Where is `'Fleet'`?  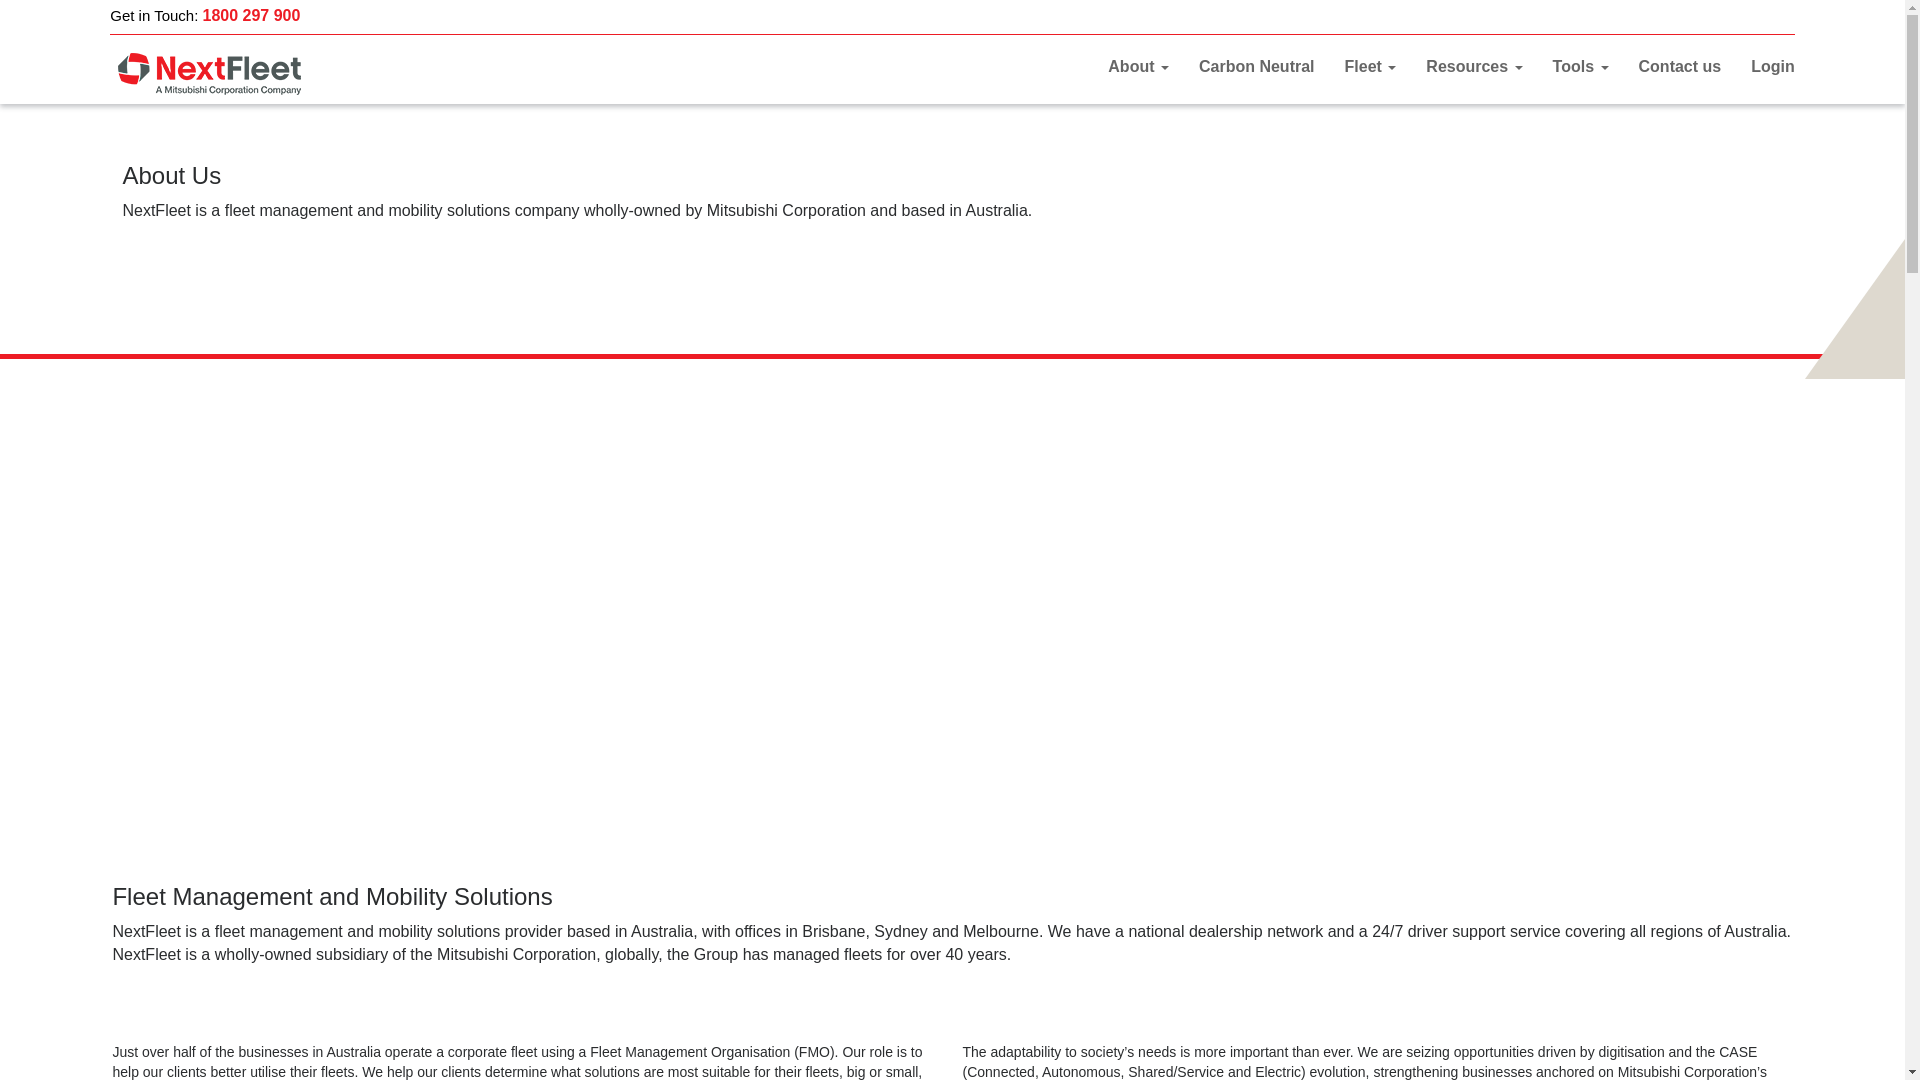 'Fleet' is located at coordinates (1370, 64).